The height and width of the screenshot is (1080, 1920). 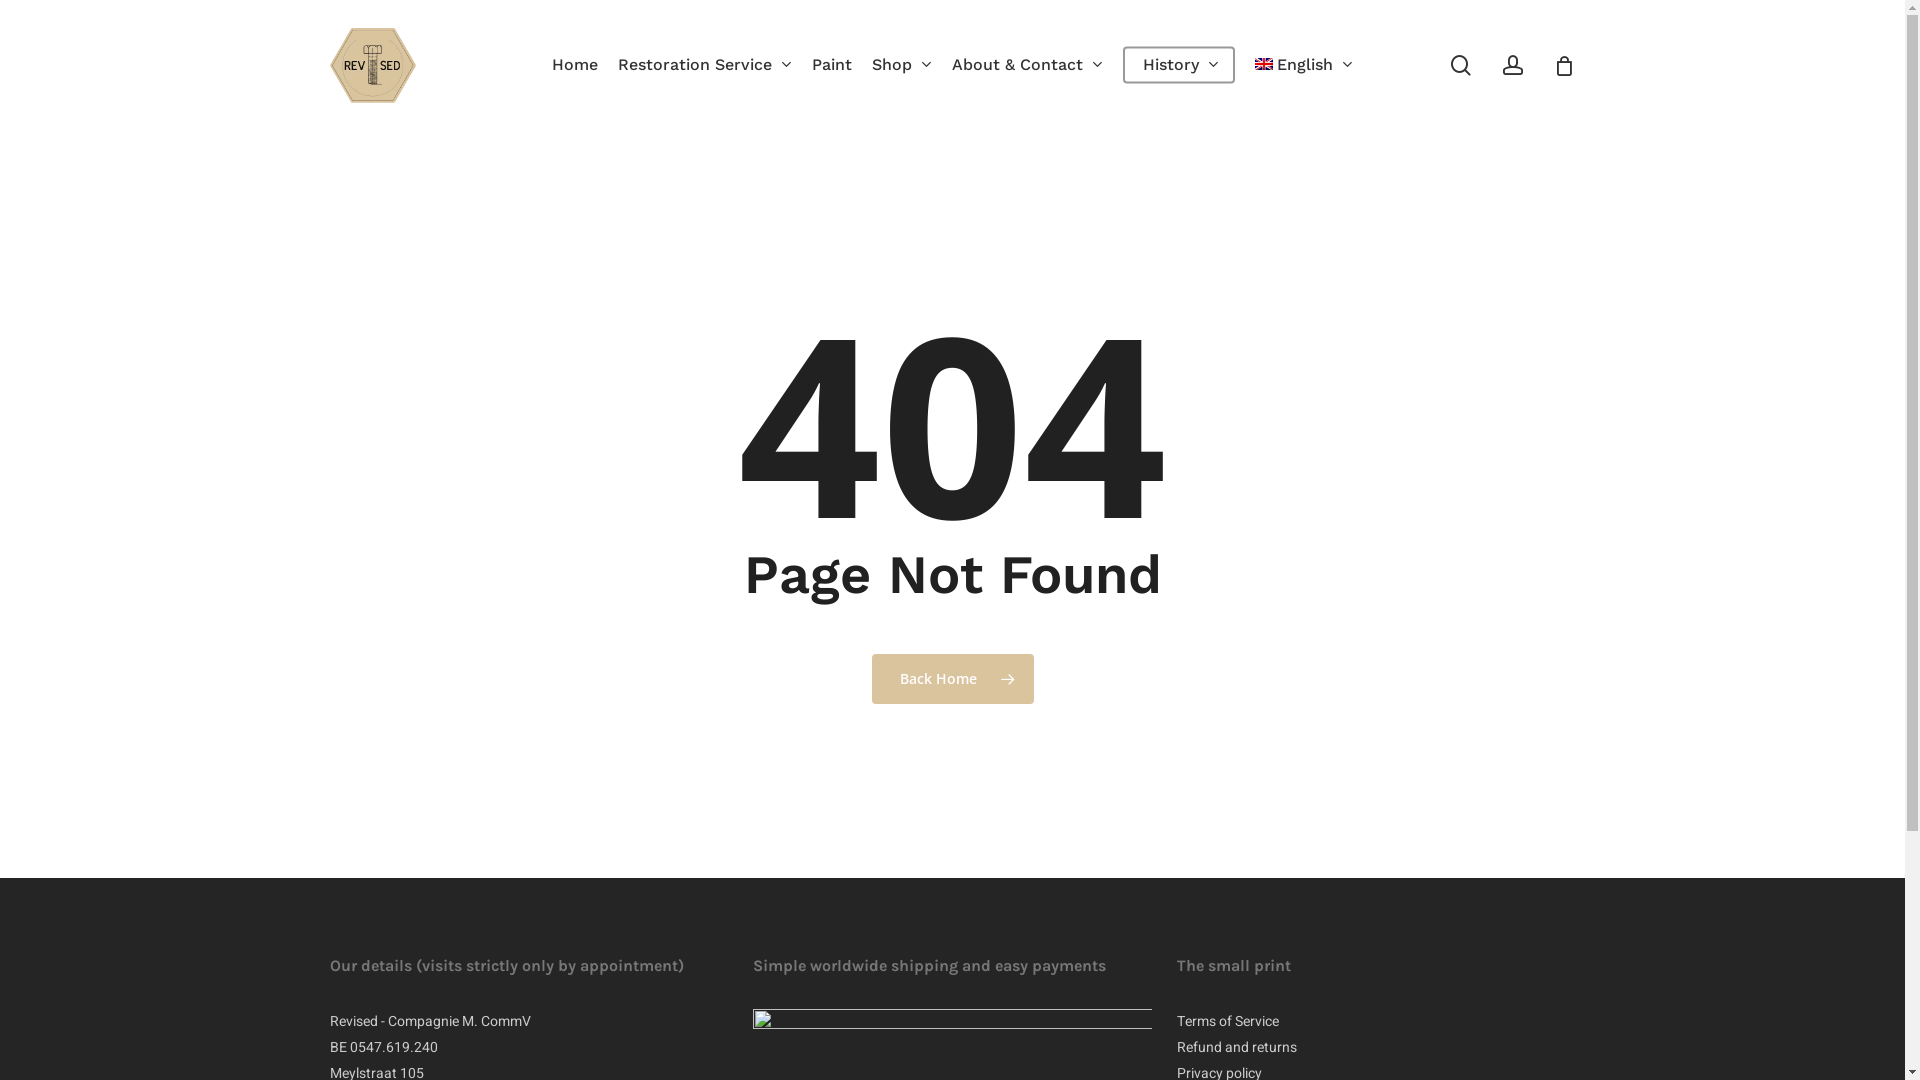 What do you see at coordinates (574, 64) in the screenshot?
I see `'Home'` at bounding box center [574, 64].